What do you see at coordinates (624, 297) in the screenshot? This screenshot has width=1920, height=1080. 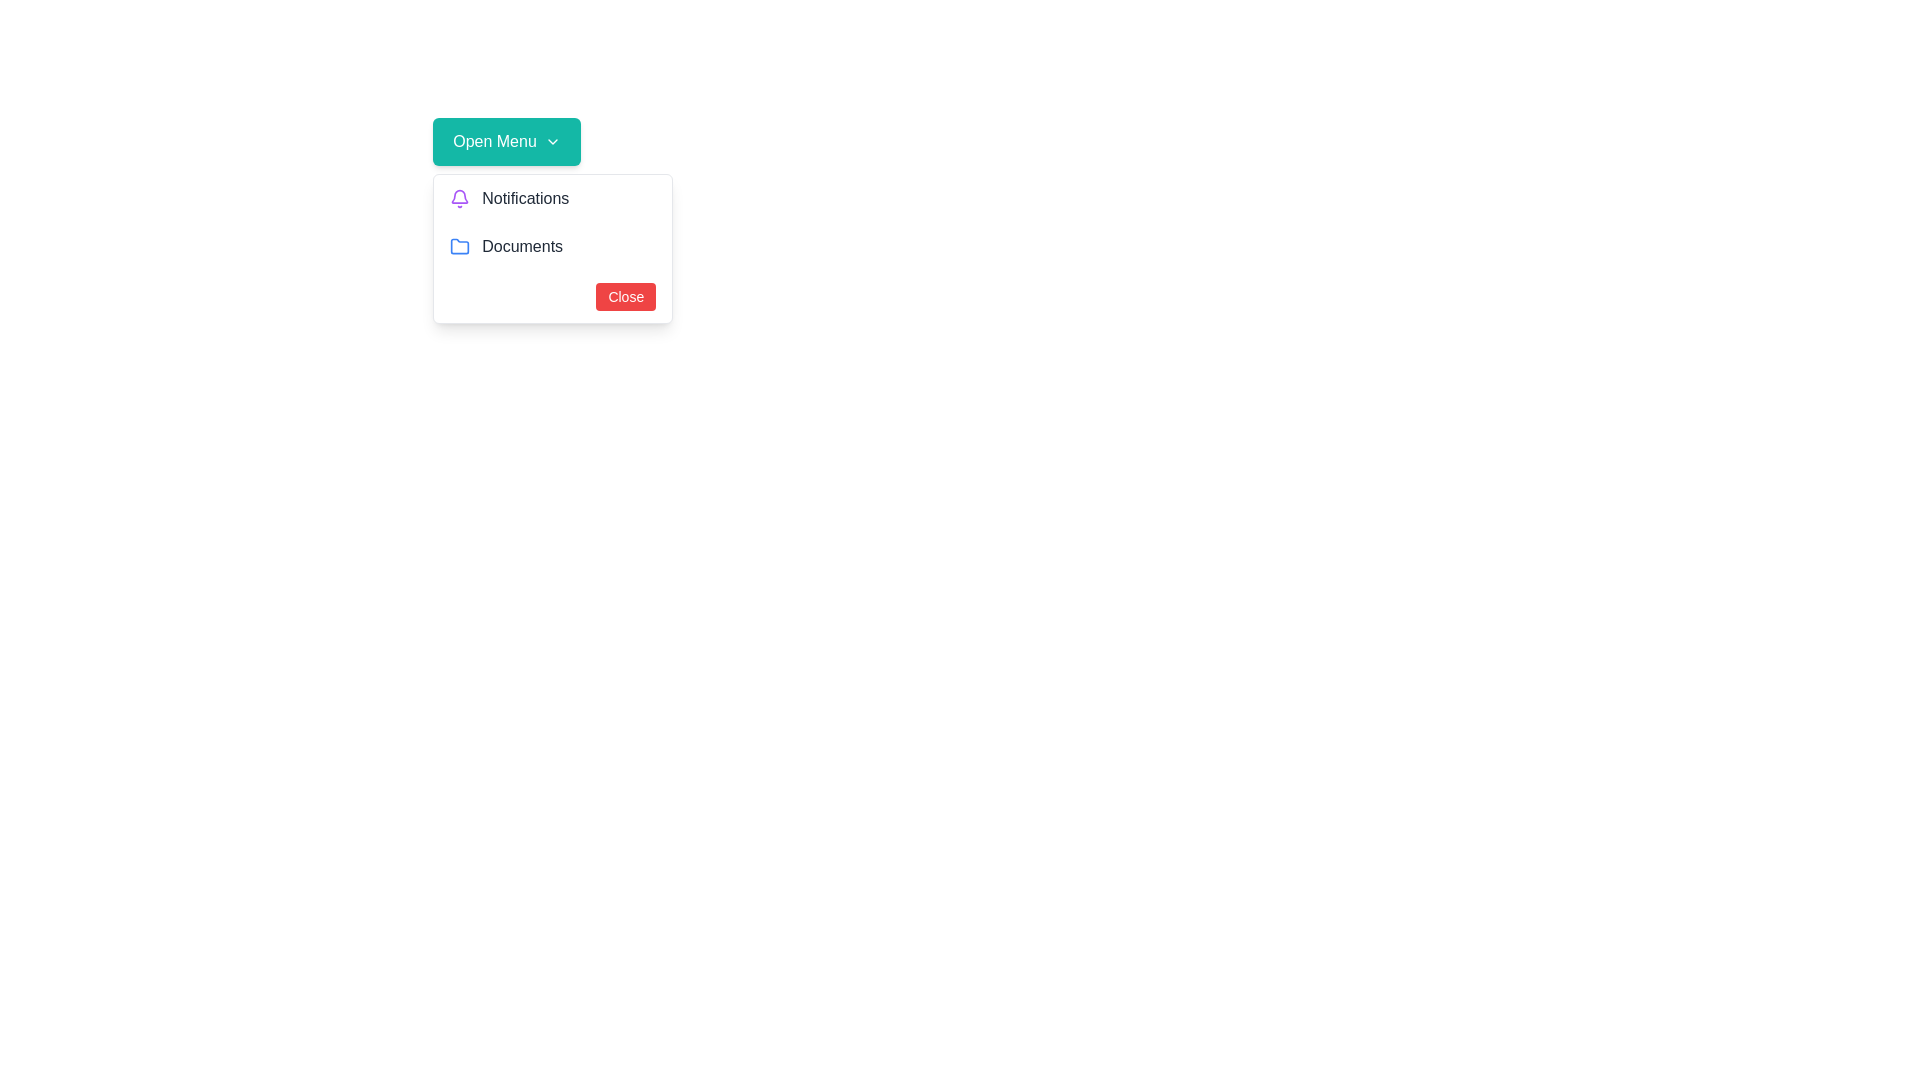 I see `the red 'Close' button with white text inside, located at the bottom-right corner of the dropdown menu` at bounding box center [624, 297].